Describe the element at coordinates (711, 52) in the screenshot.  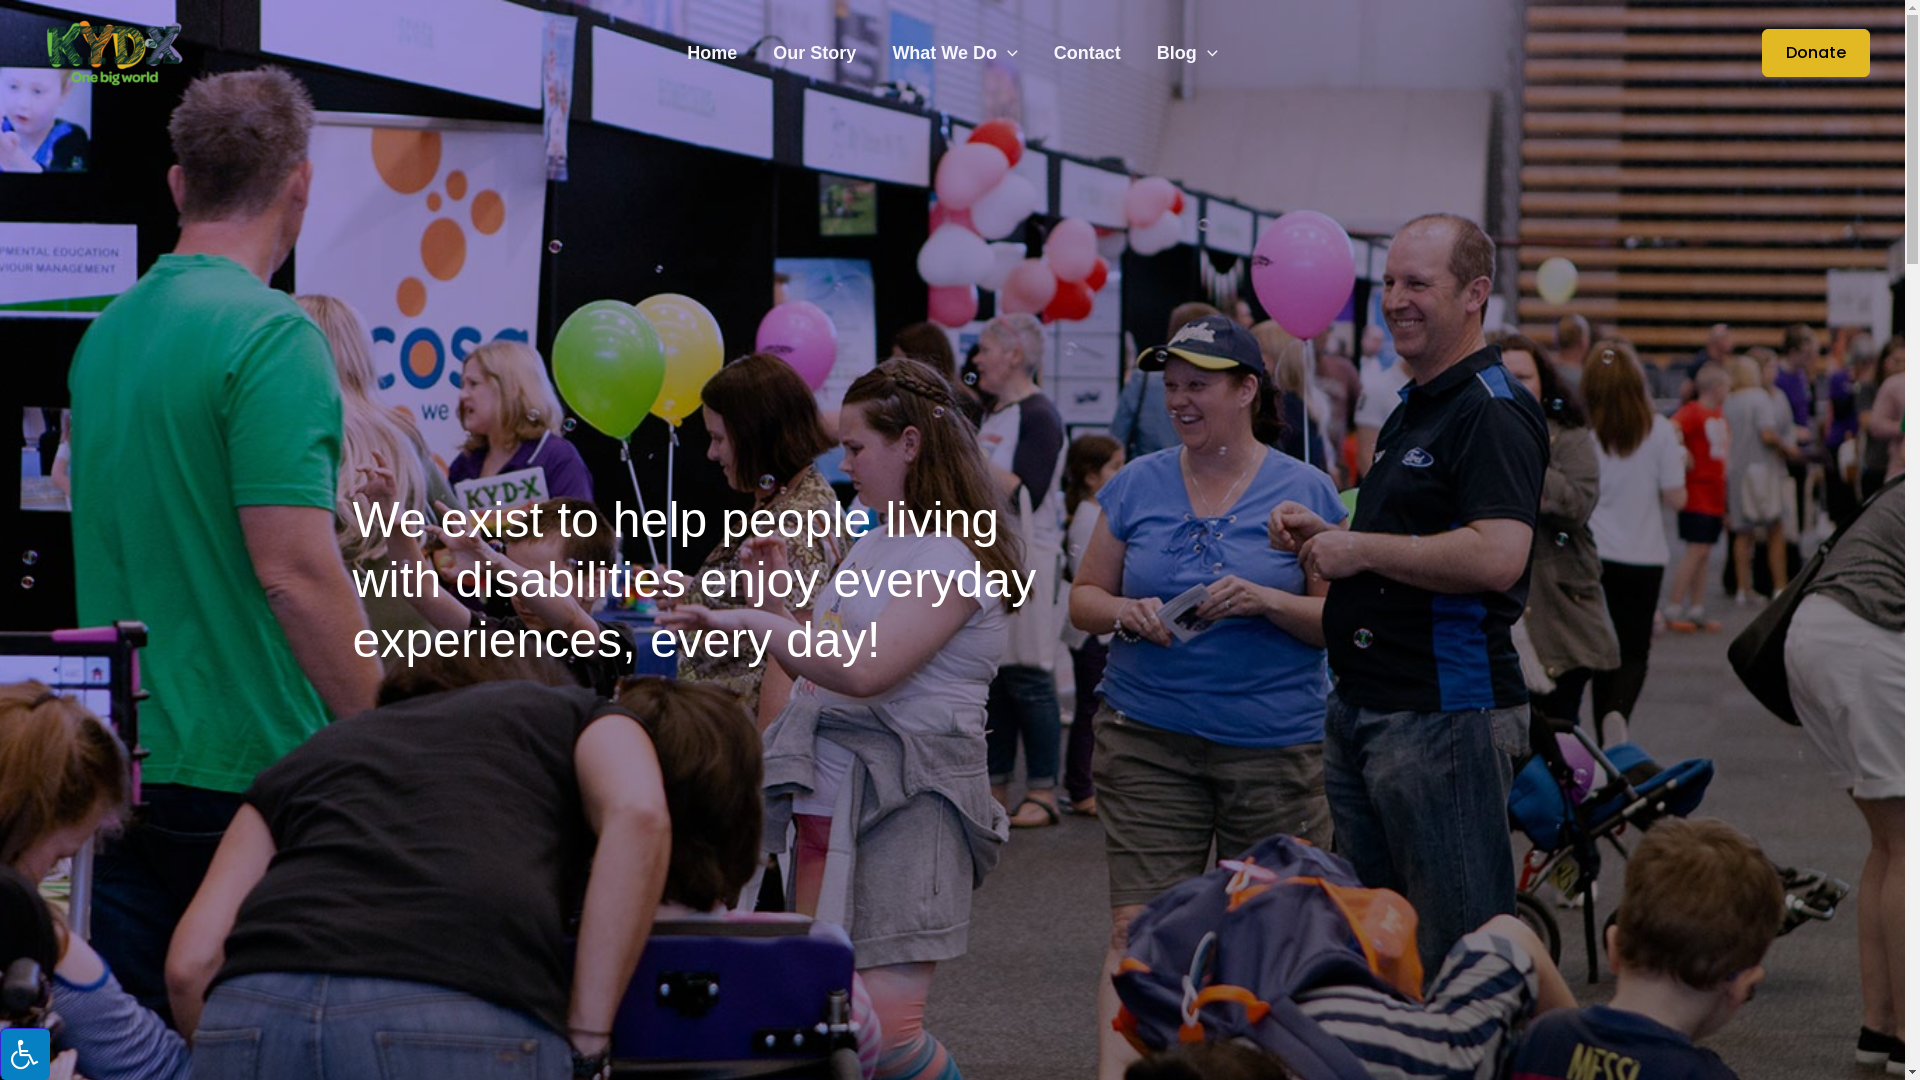
I see `'Home'` at that location.